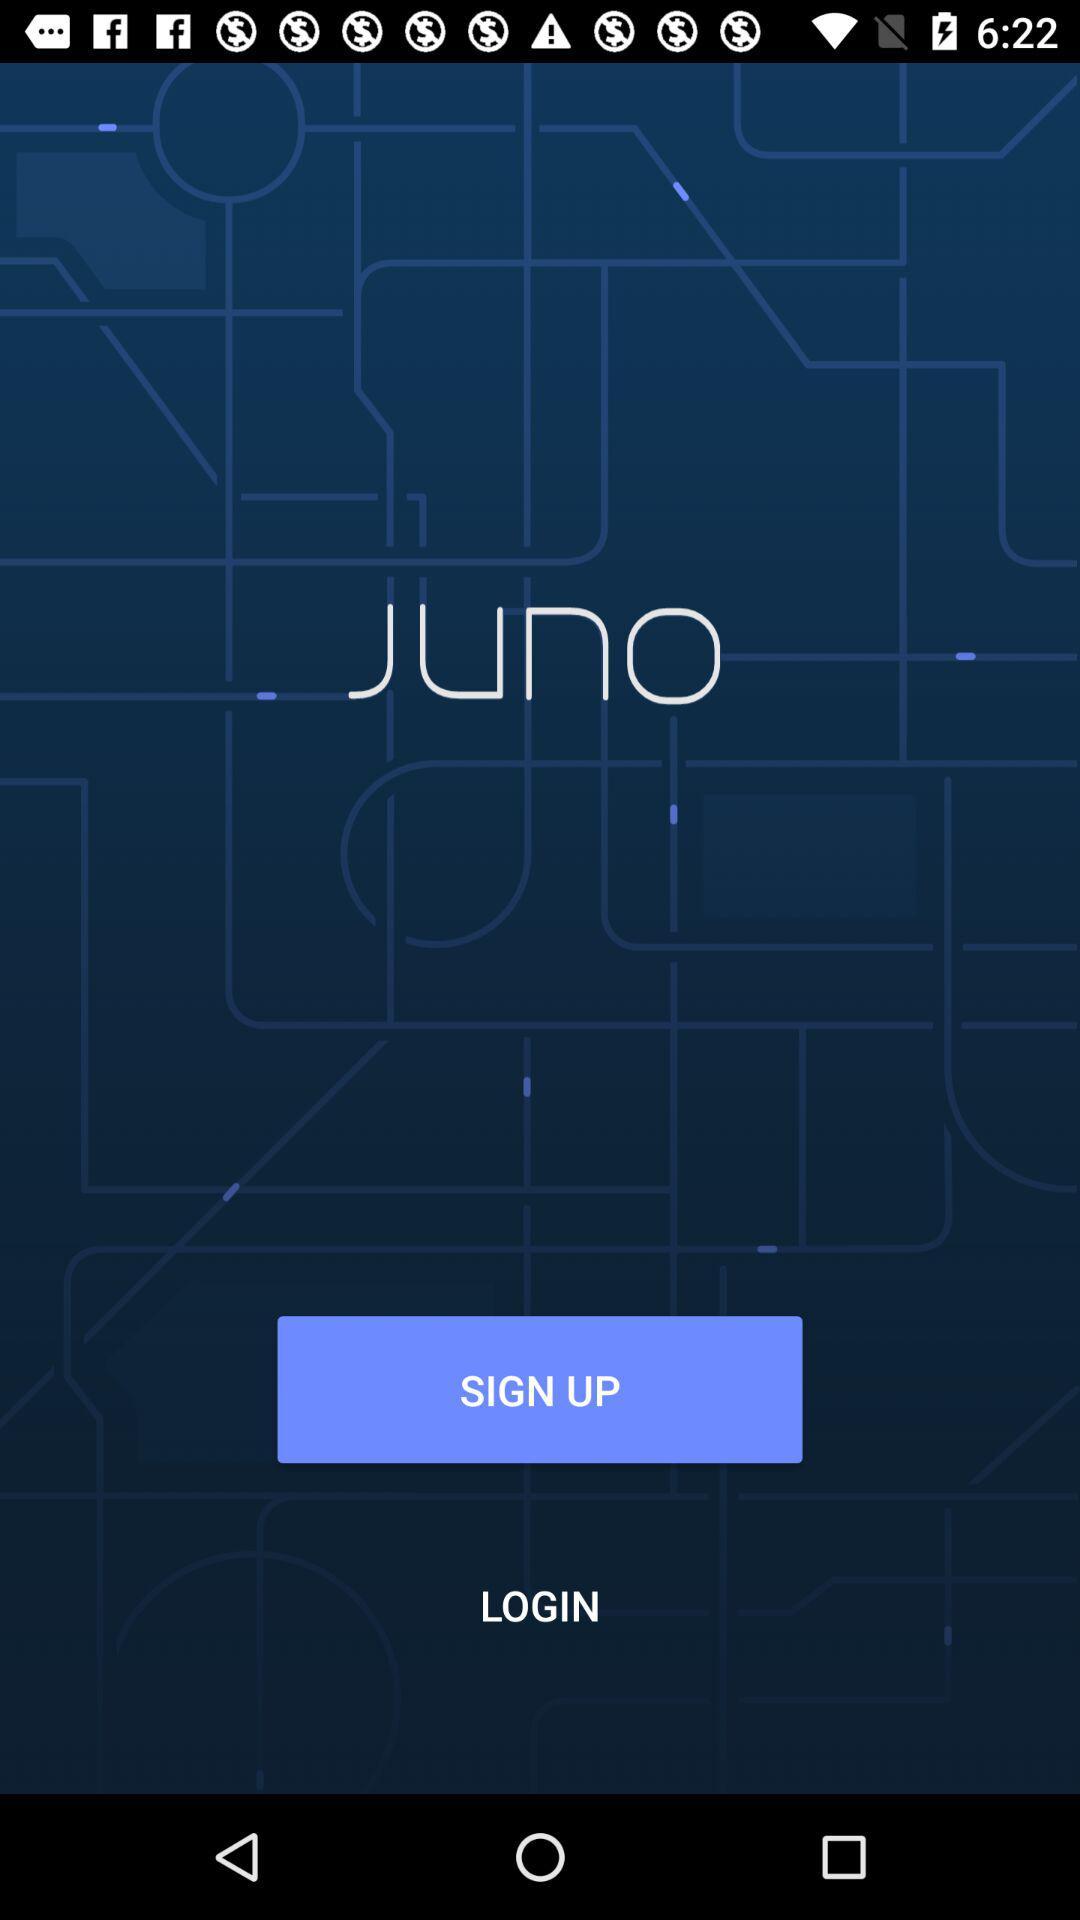 The image size is (1080, 1920). Describe the element at coordinates (540, 1604) in the screenshot. I see `the icon below sign up icon` at that location.